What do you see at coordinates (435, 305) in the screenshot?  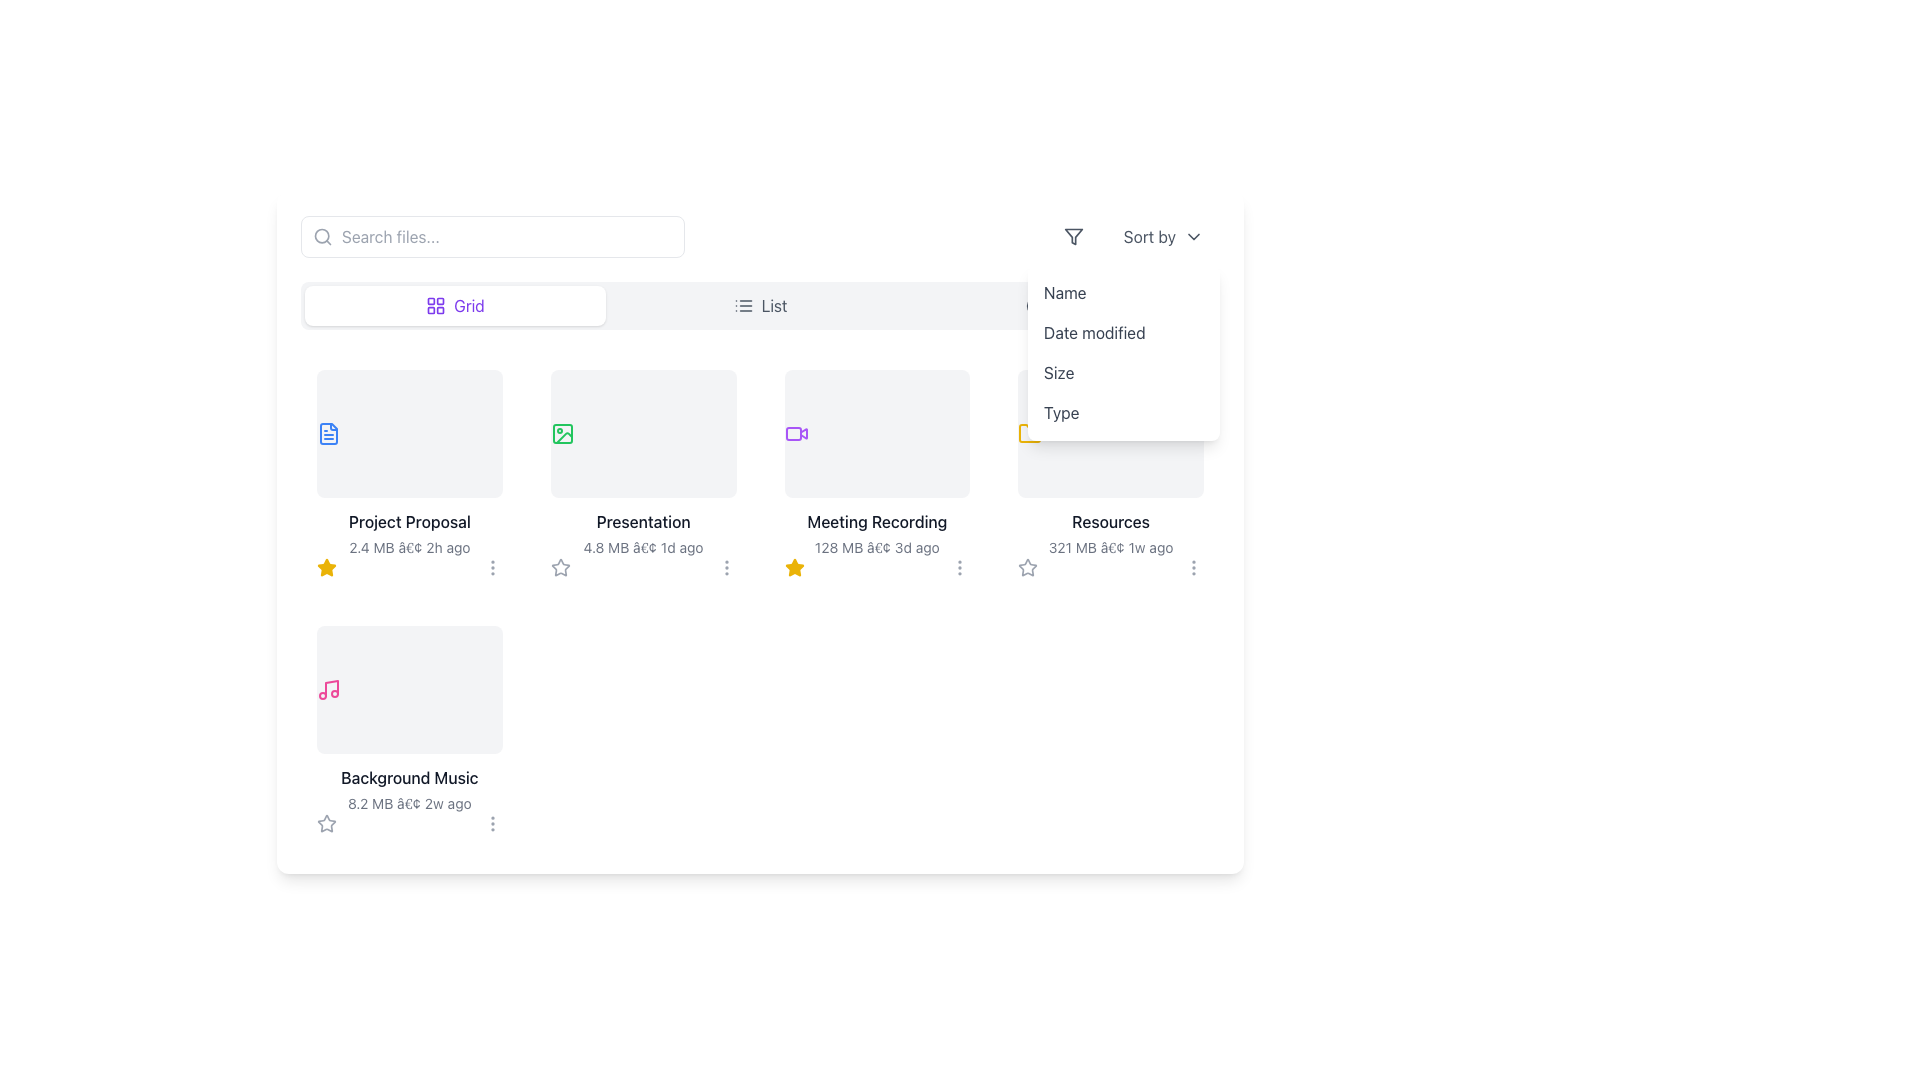 I see `the 'Grid' button which contains the SVG-based graphic icon to switch to the grid layout` at bounding box center [435, 305].